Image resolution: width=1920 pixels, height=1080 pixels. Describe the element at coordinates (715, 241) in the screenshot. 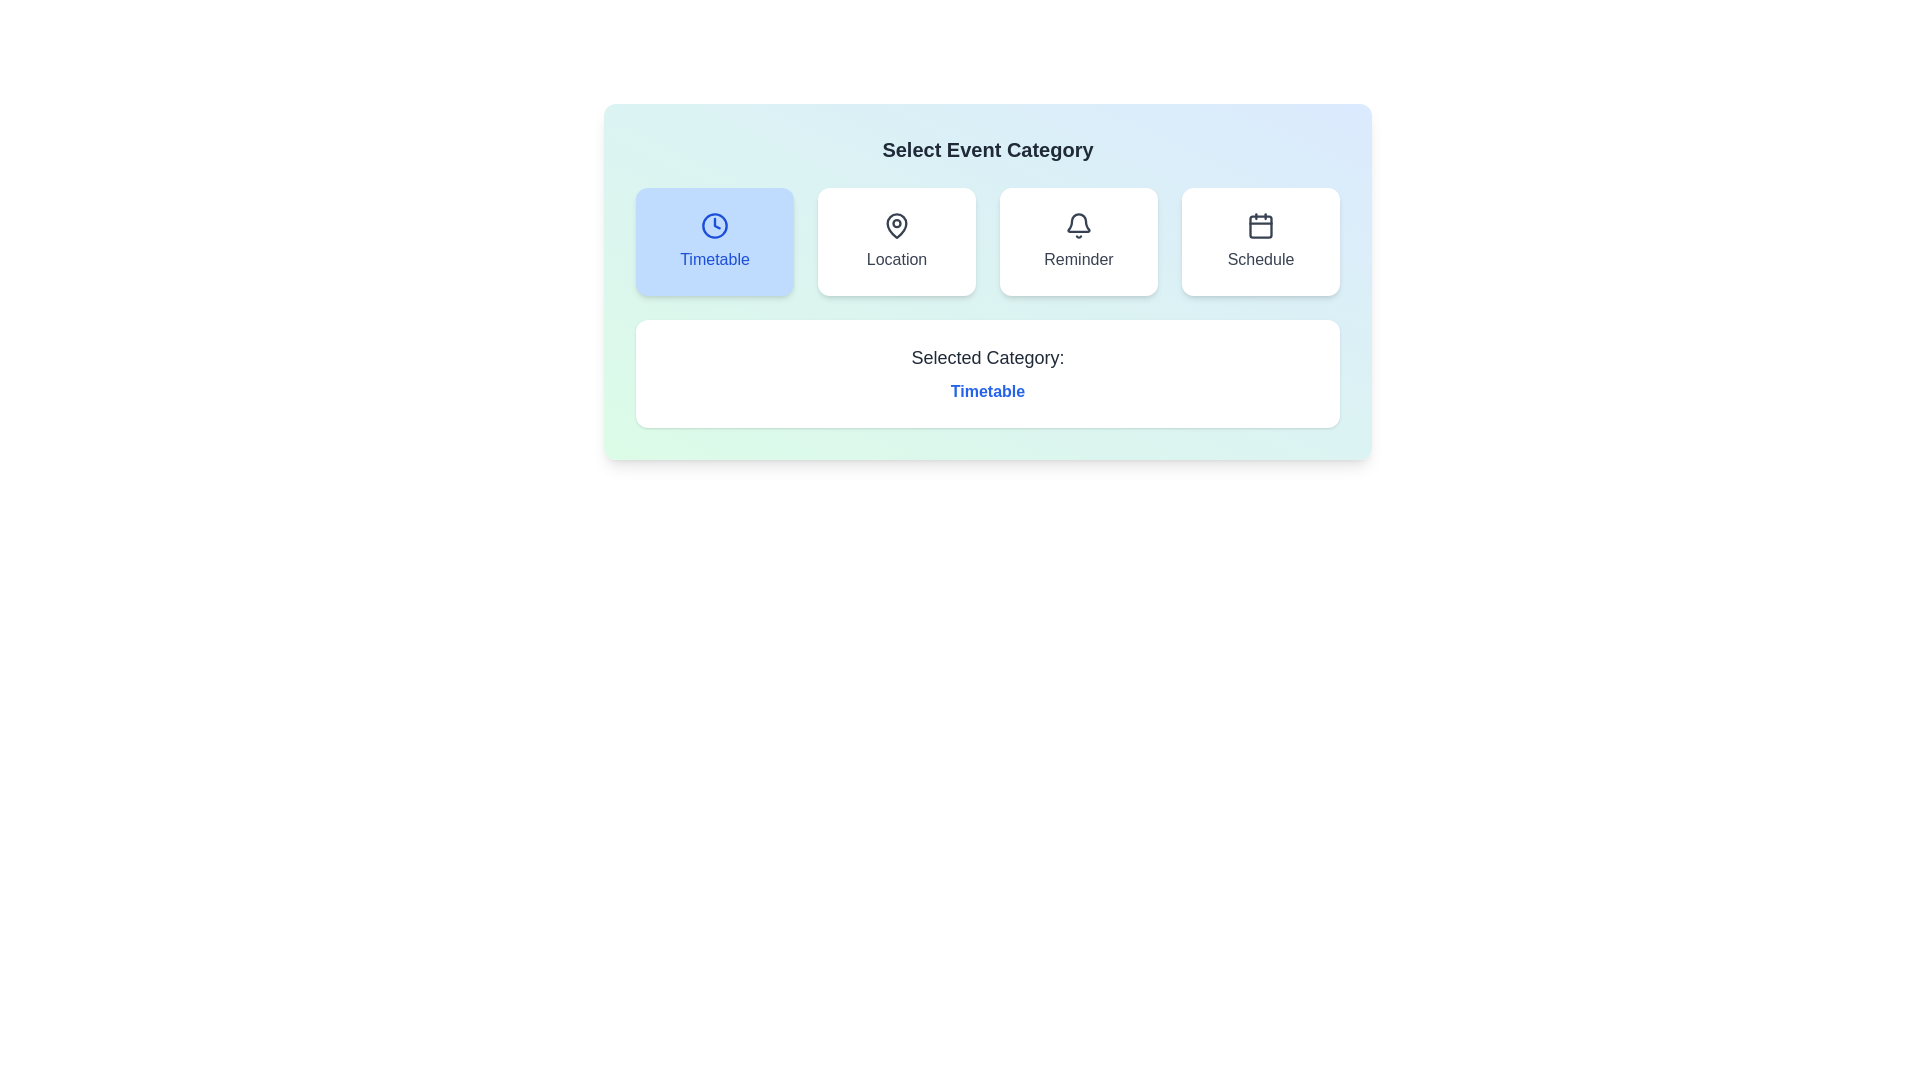

I see `the button labeled Timetable to observe its hover effect` at that location.